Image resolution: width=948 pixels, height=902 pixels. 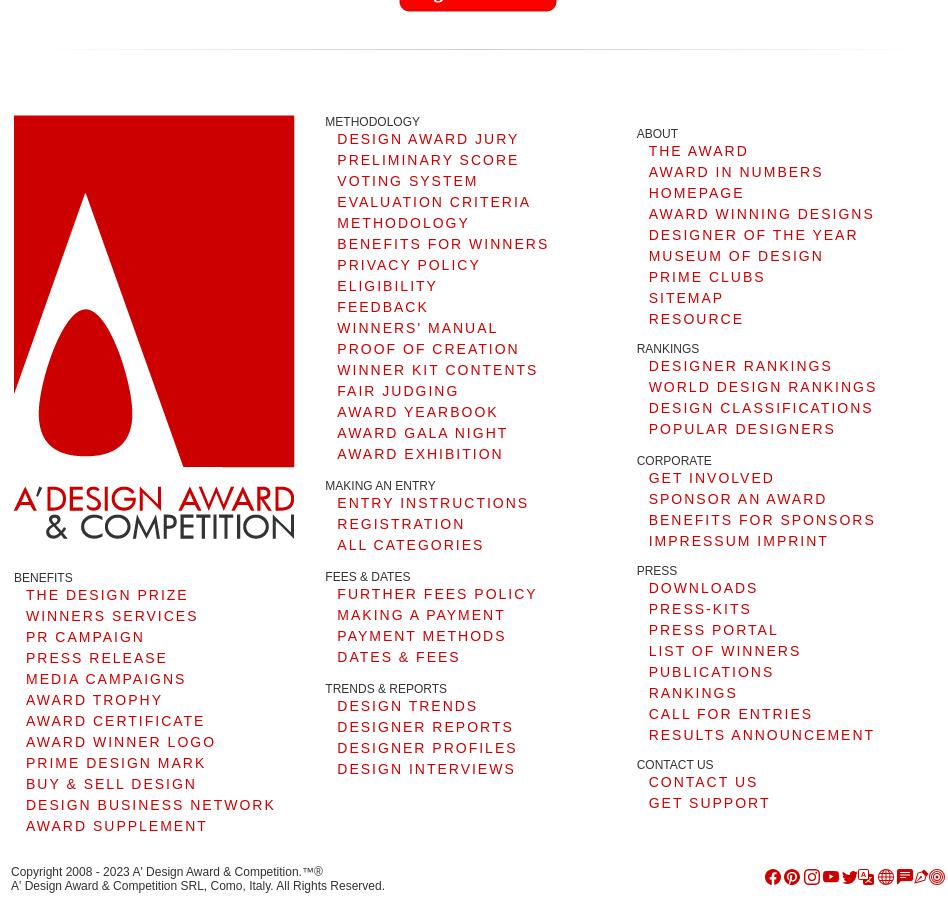 I want to click on 'CALL FOR ENTRIES', so click(x=730, y=713).